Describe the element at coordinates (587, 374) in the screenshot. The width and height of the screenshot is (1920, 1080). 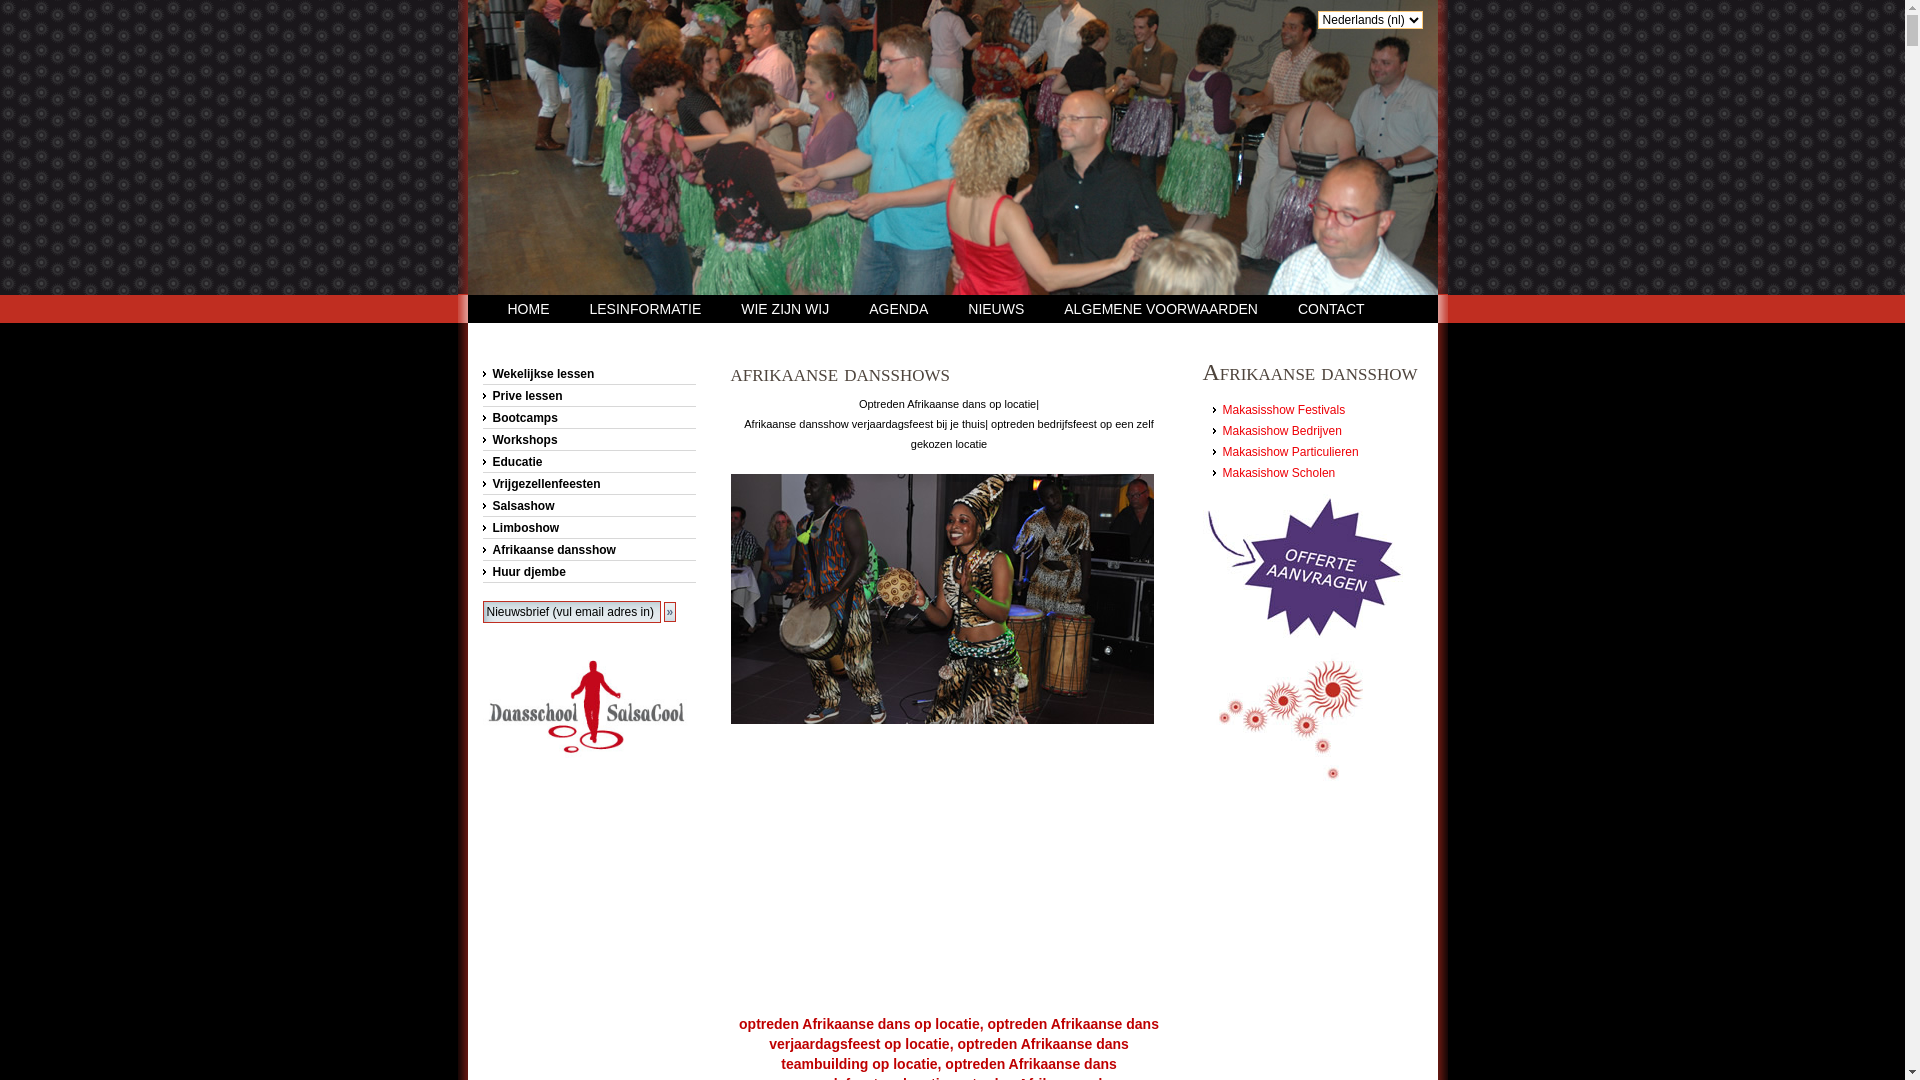
I see `'Wekelijkse lessen'` at that location.